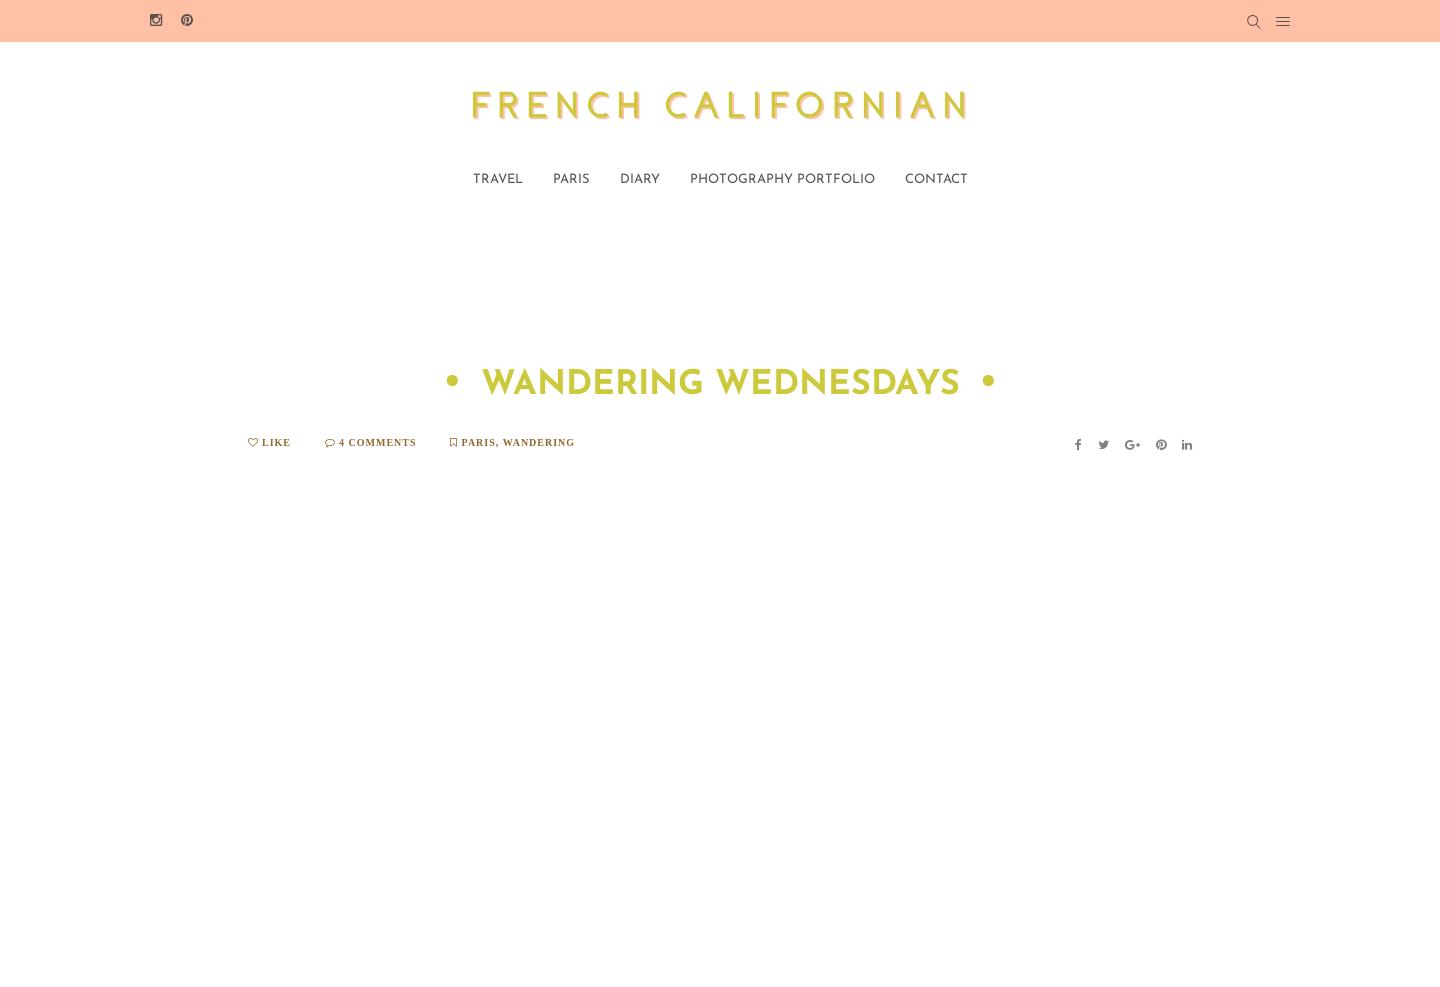  I want to click on 'Read the Blog', so click(1188, 651).